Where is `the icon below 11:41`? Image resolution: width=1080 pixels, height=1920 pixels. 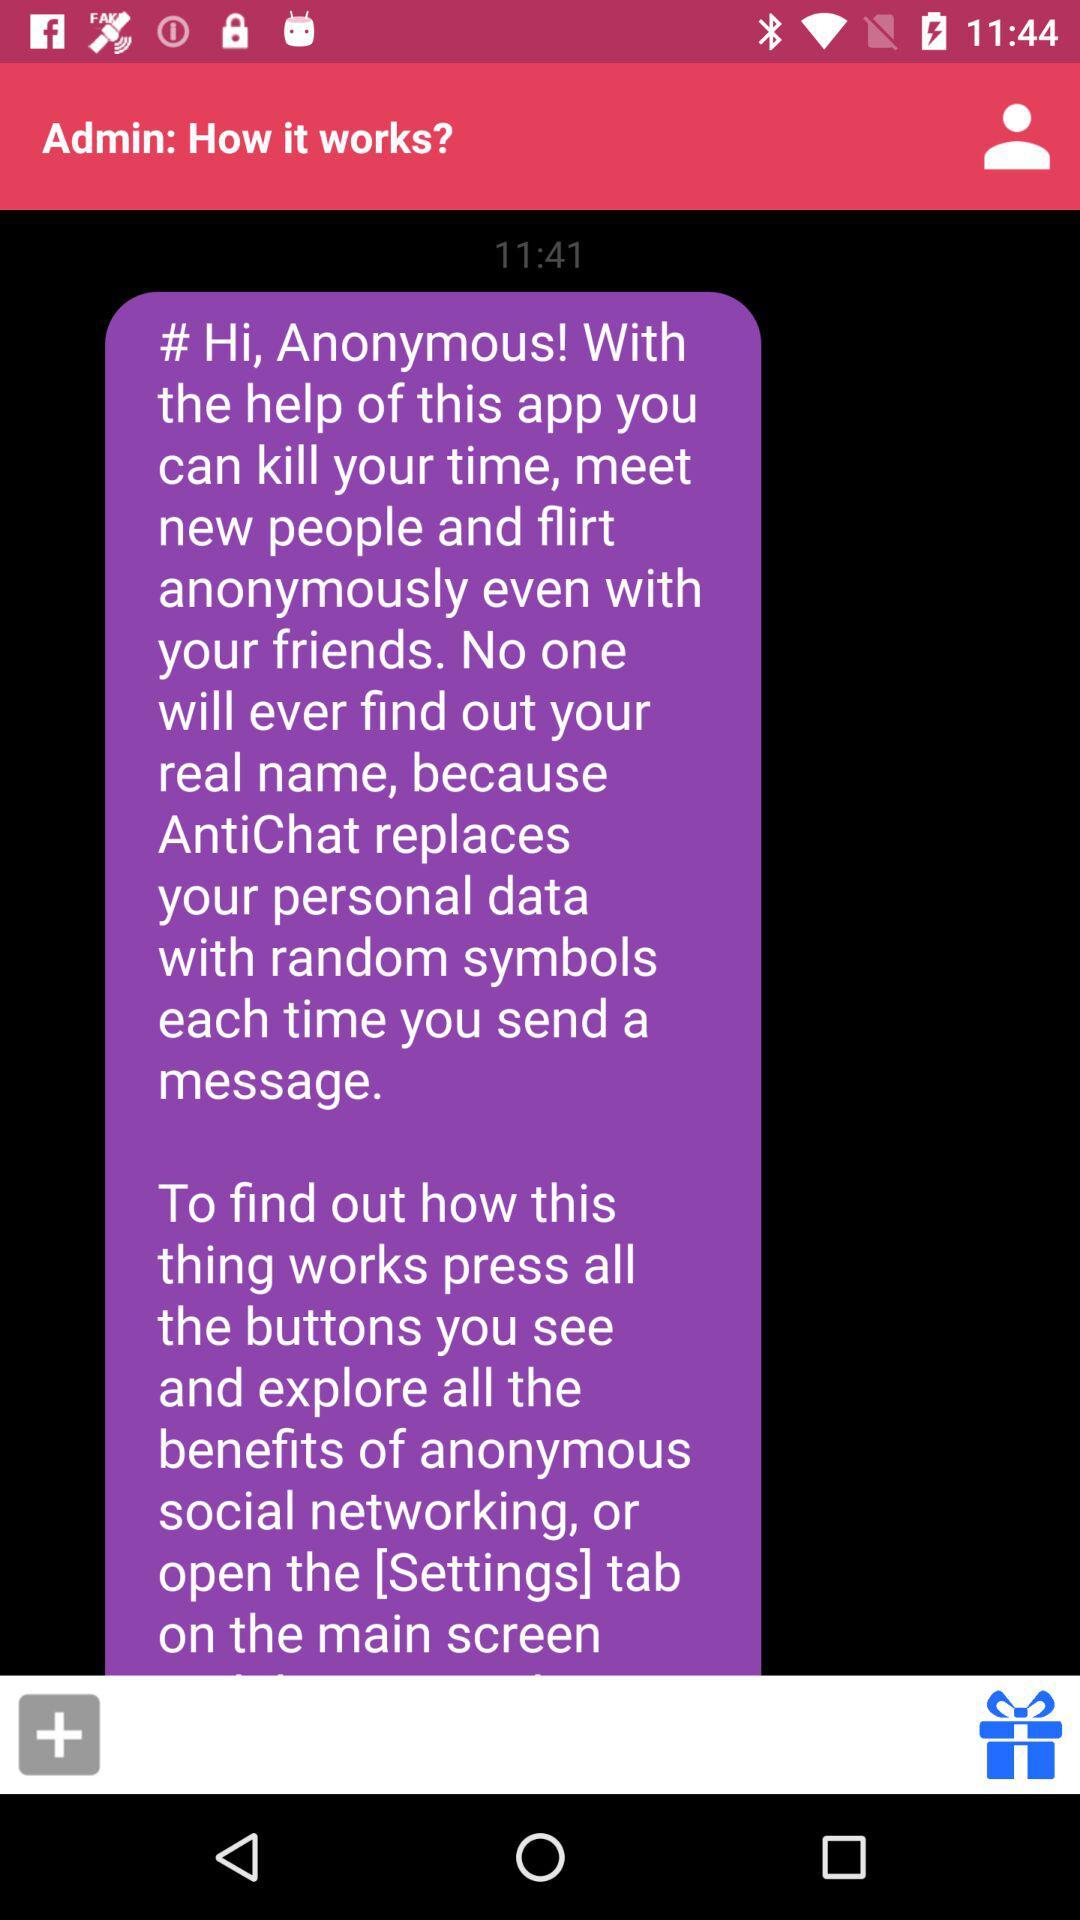
the icon below 11:41 is located at coordinates (432, 983).